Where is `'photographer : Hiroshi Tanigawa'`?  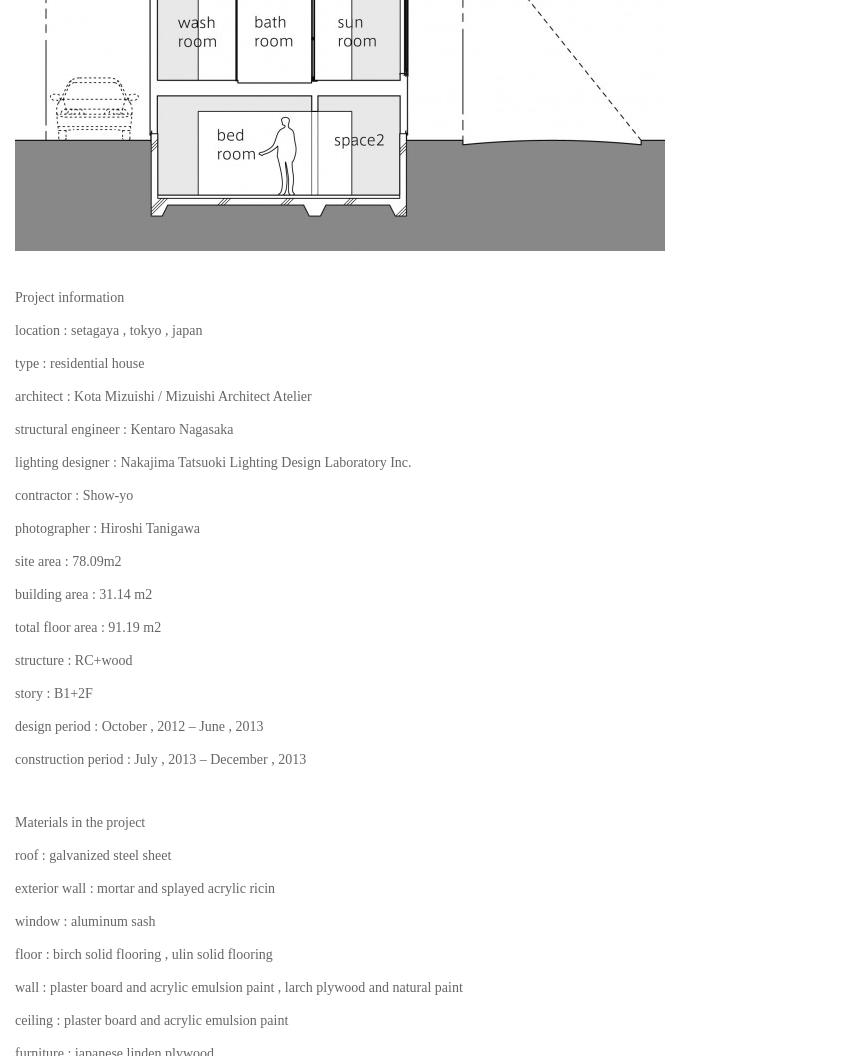 'photographer : Hiroshi Tanigawa' is located at coordinates (106, 526).